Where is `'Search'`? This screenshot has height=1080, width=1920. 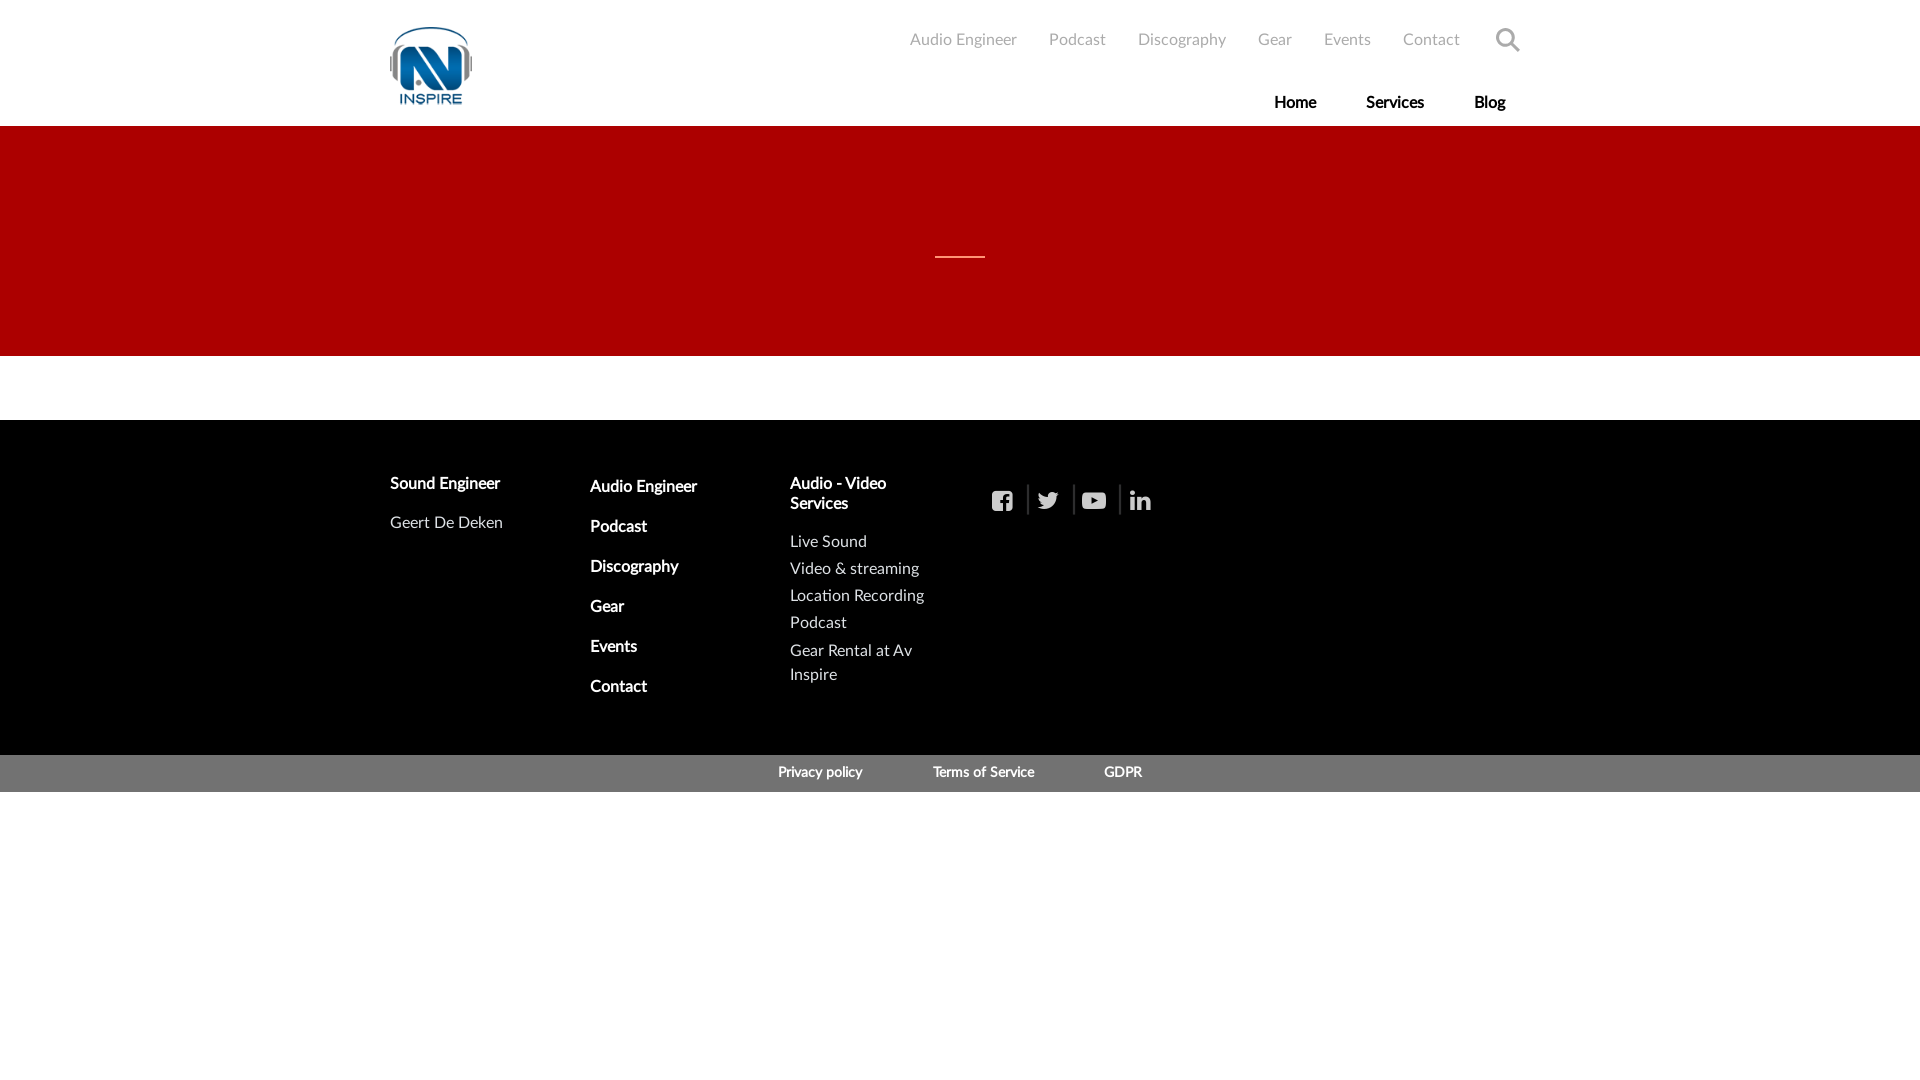
'Search' is located at coordinates (1507, 39).